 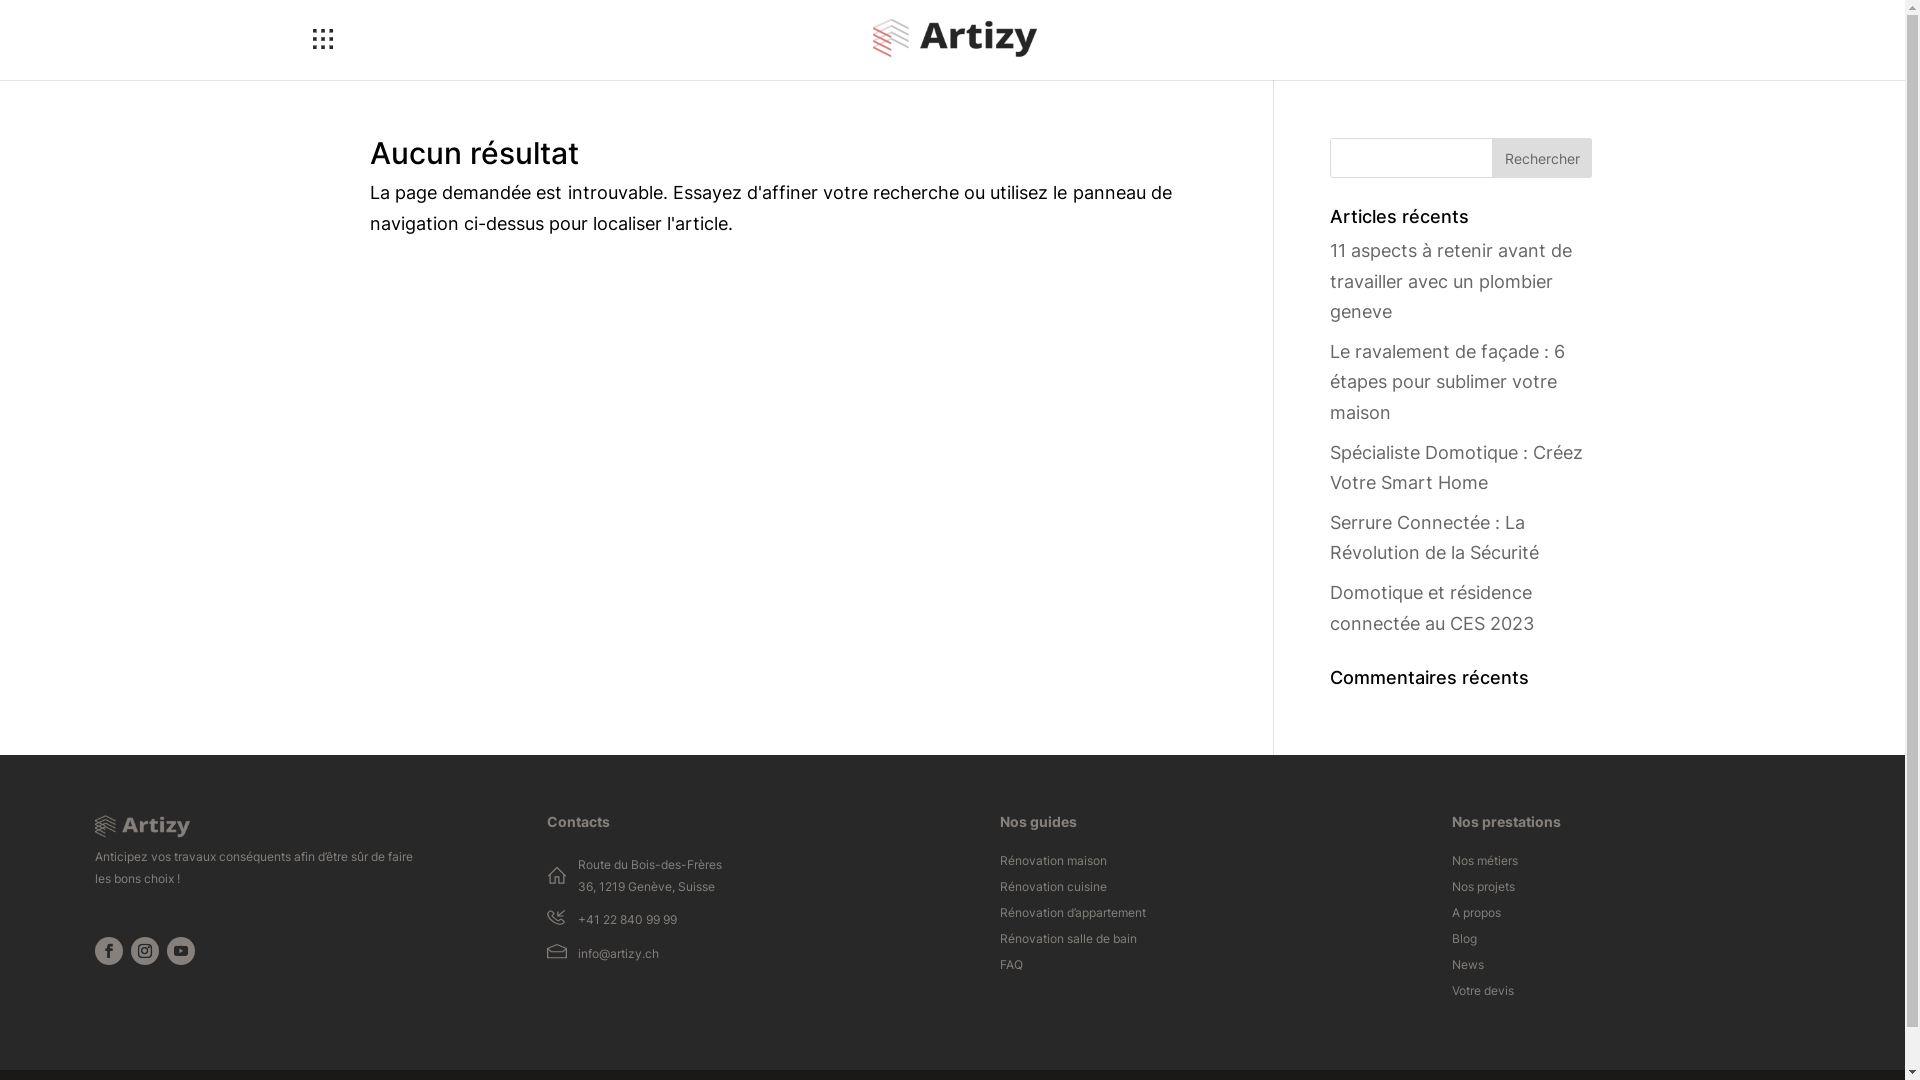 I want to click on 'Nos projets', so click(x=1483, y=890).